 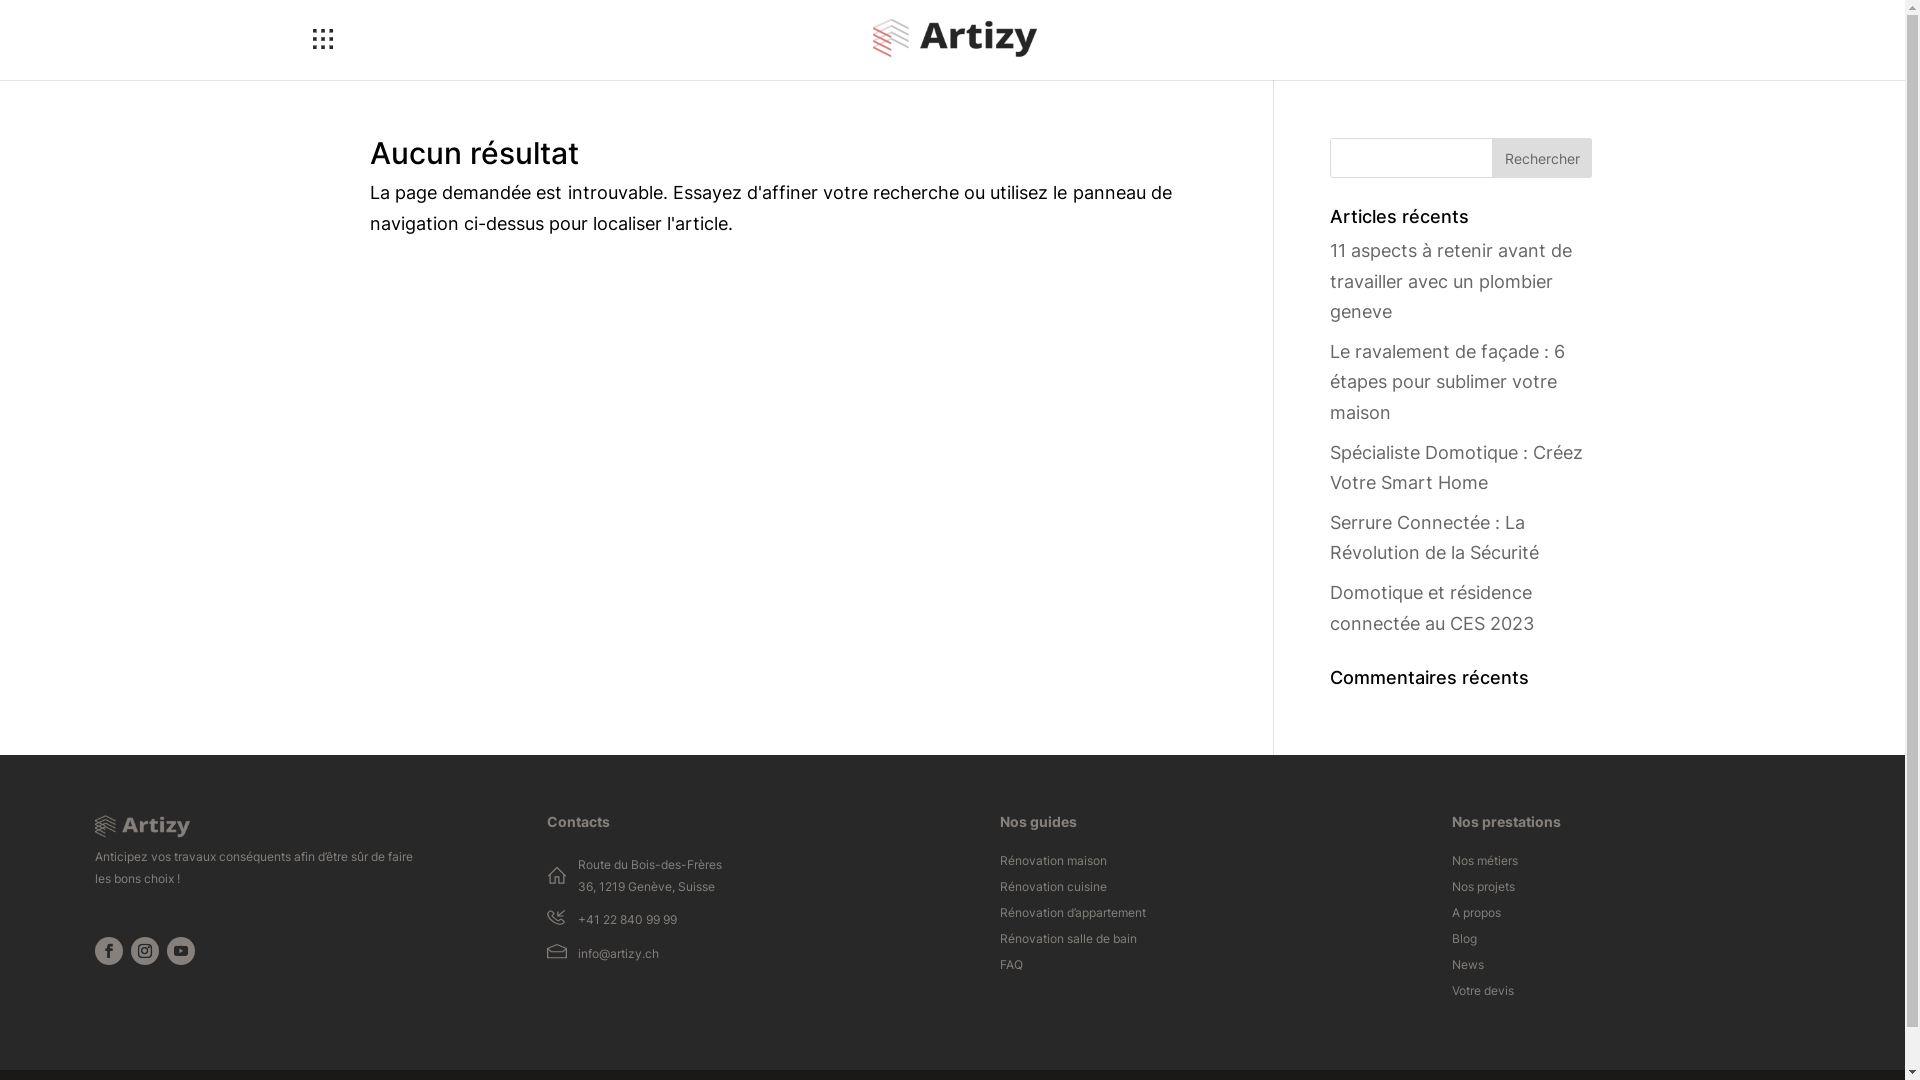 I want to click on 'Nos projets', so click(x=1483, y=890).